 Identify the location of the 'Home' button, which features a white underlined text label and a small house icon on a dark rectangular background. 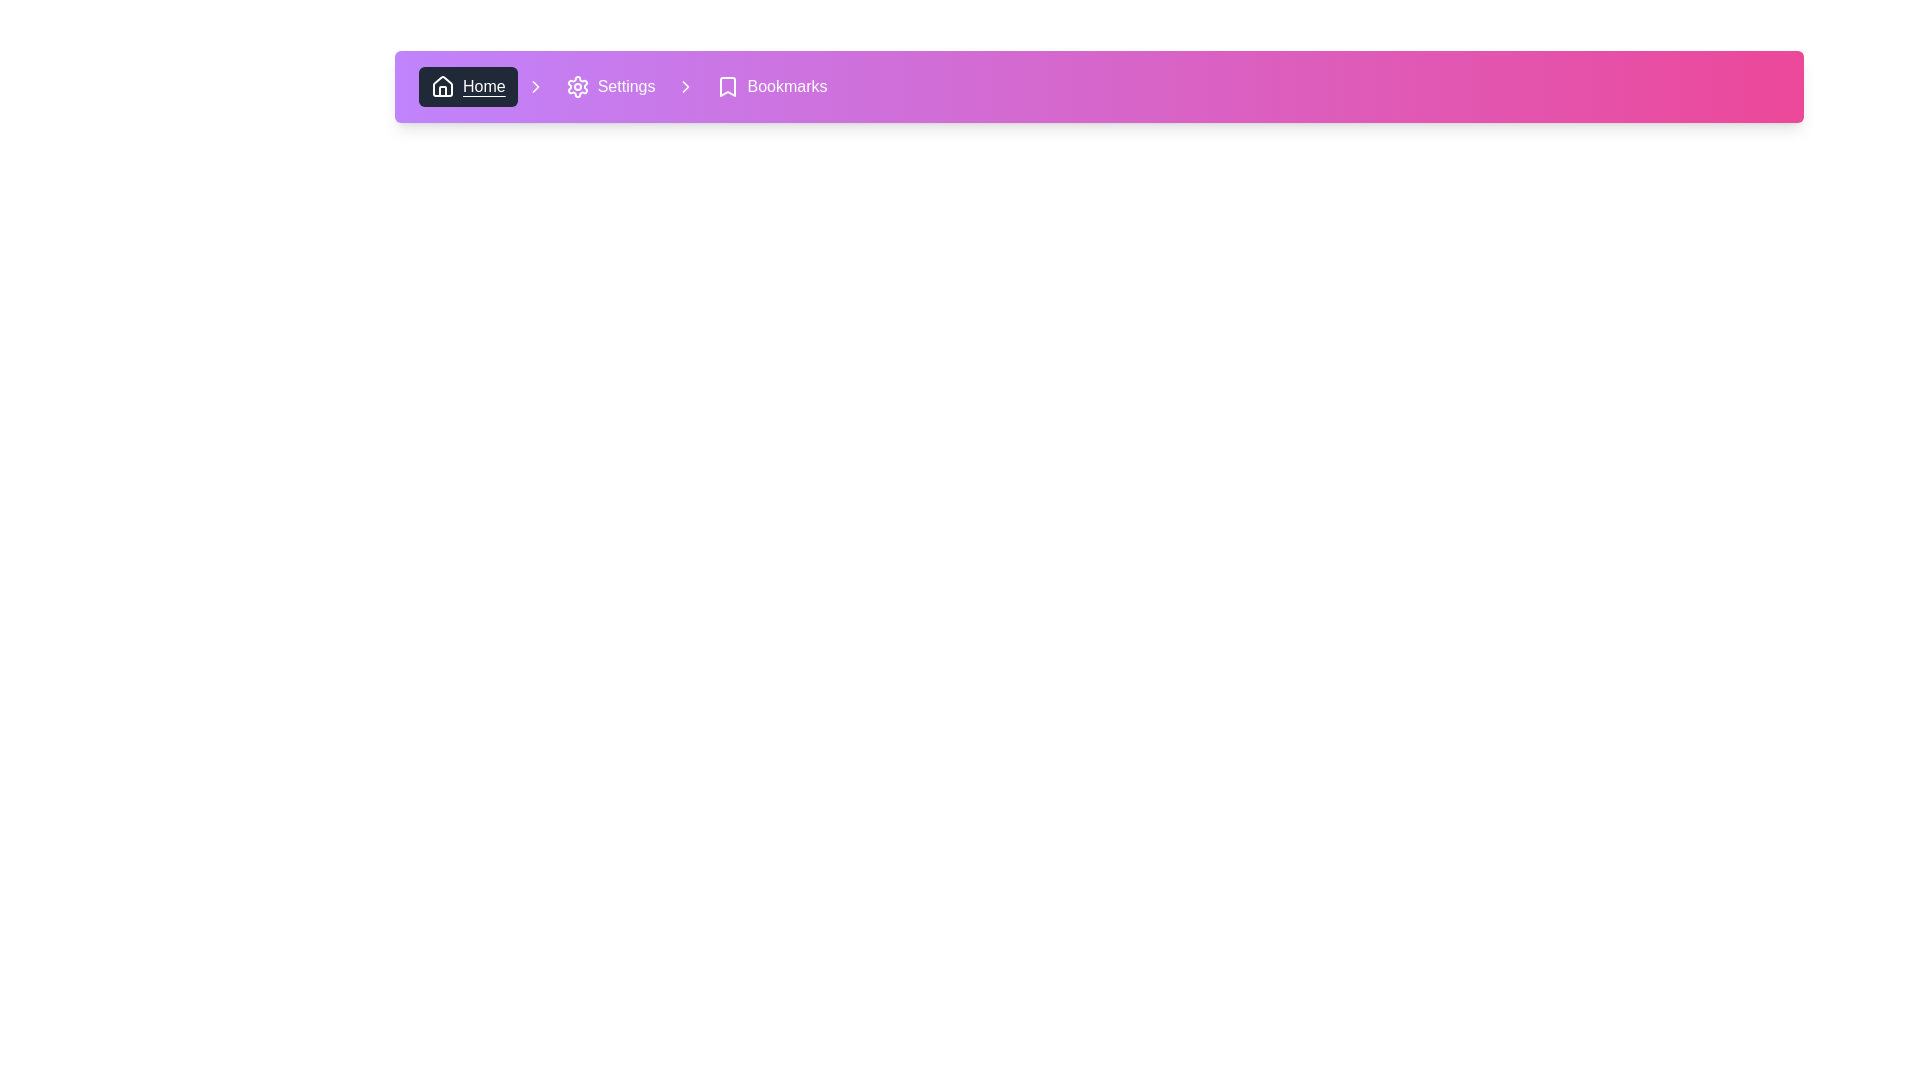
(486, 86).